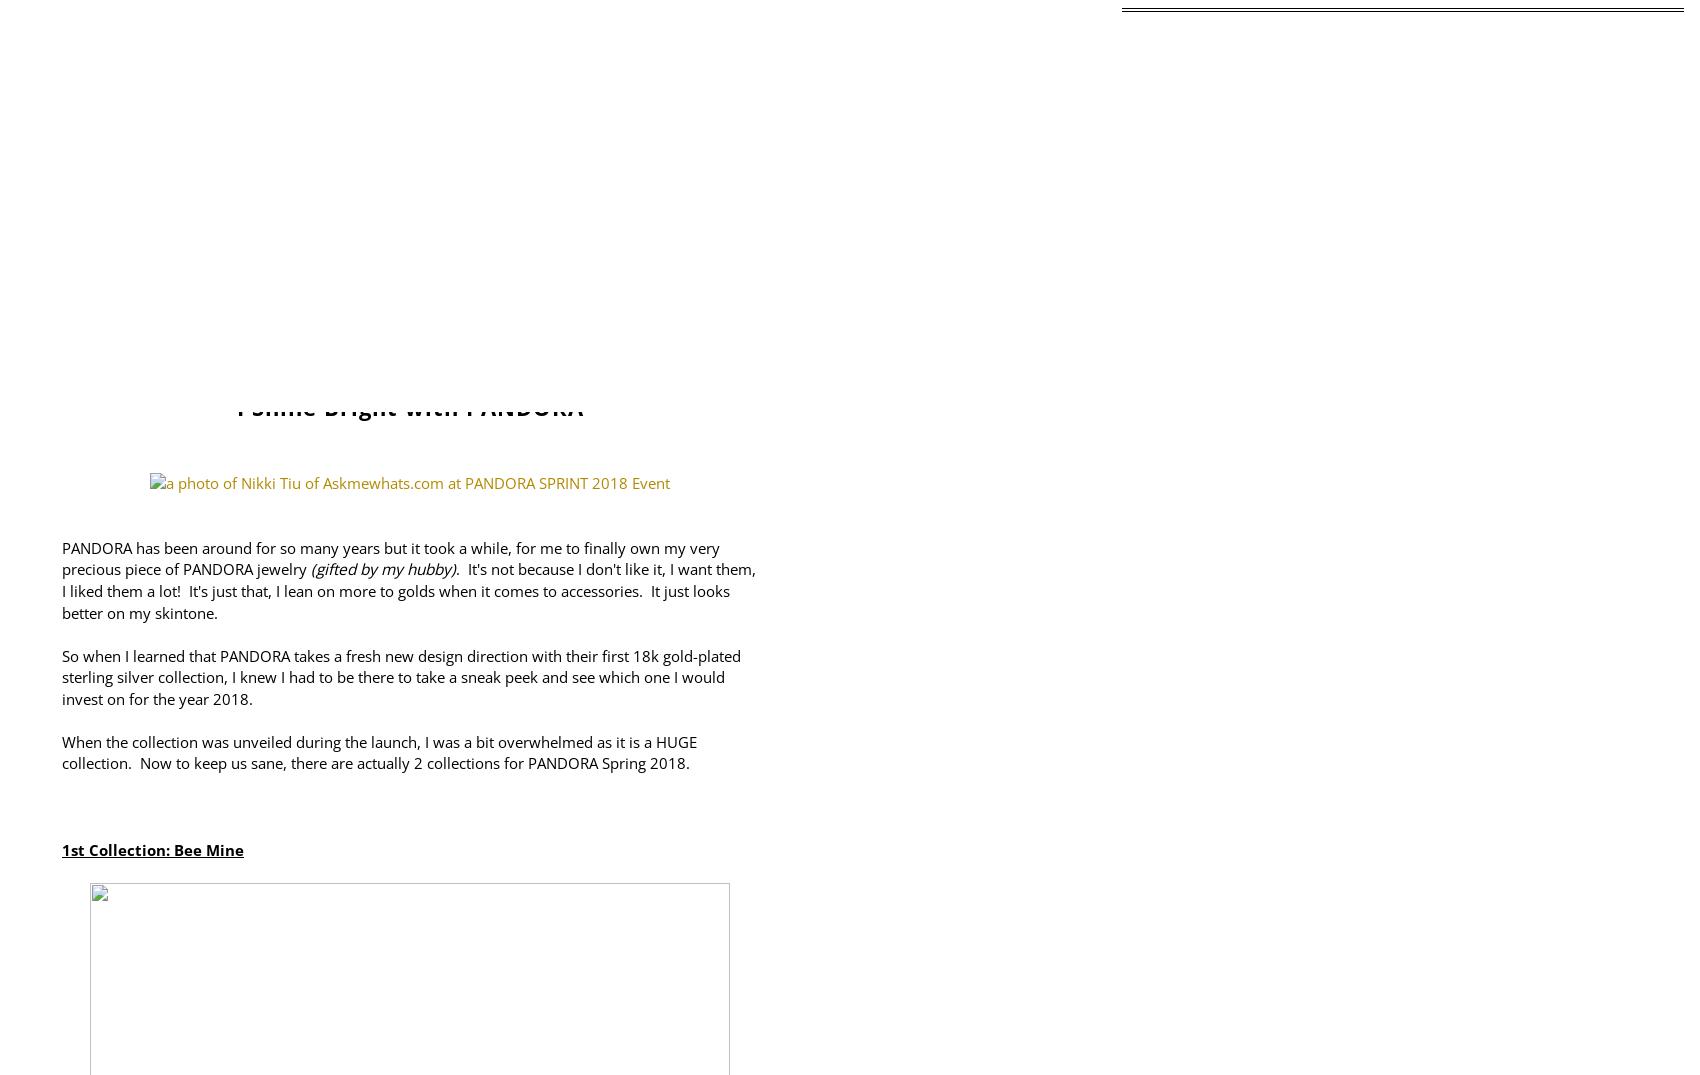  What do you see at coordinates (400, 677) in the screenshot?
I see `'So when I learned that PANDORA takes a fresh new design direction with their first 18k gold-plated sterling silver collection, I knew I had to be there to take a sneak peek and see which one I would invest on for the year 2018.'` at bounding box center [400, 677].